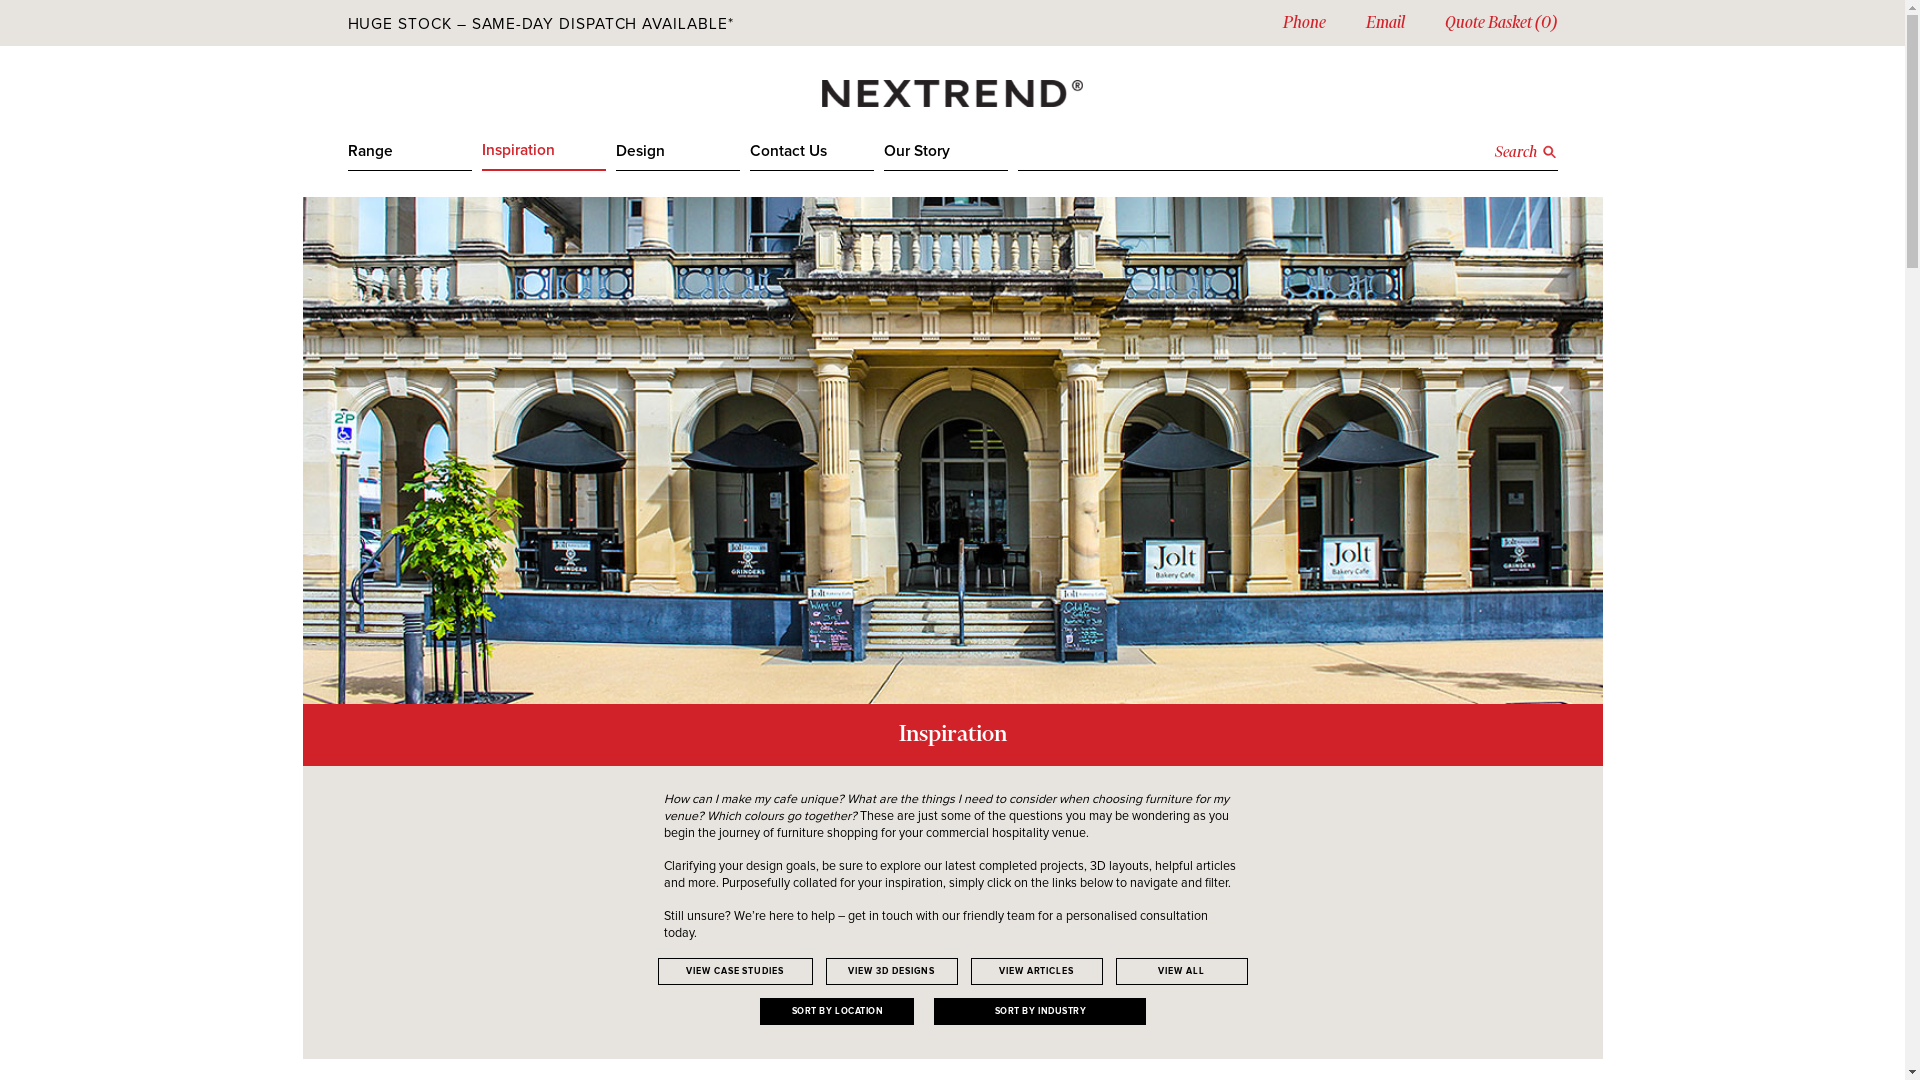 This screenshot has height=1080, width=1920. I want to click on 'Inspiration', so click(543, 156).